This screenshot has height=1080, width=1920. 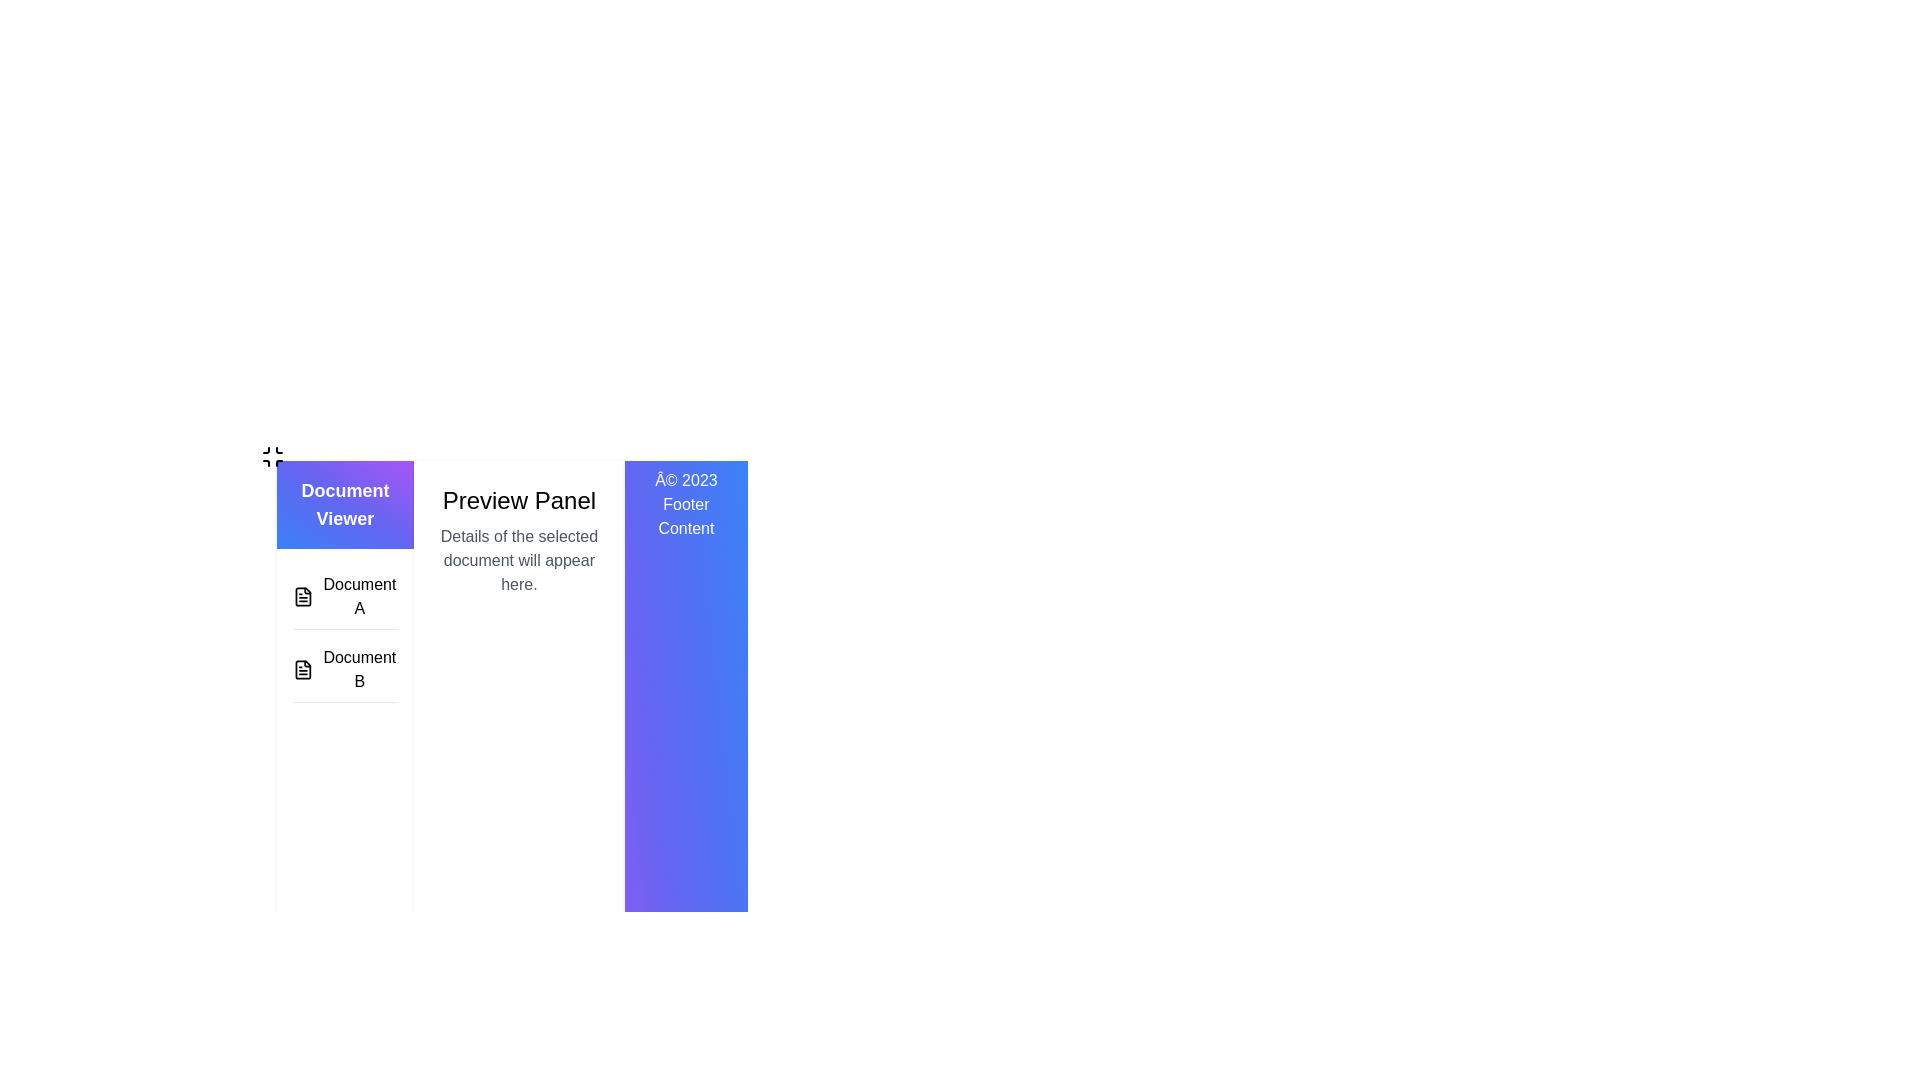 What do you see at coordinates (272, 456) in the screenshot?
I see `the compact icon resembling a four-way arrow located in the top-left corner of the interface` at bounding box center [272, 456].